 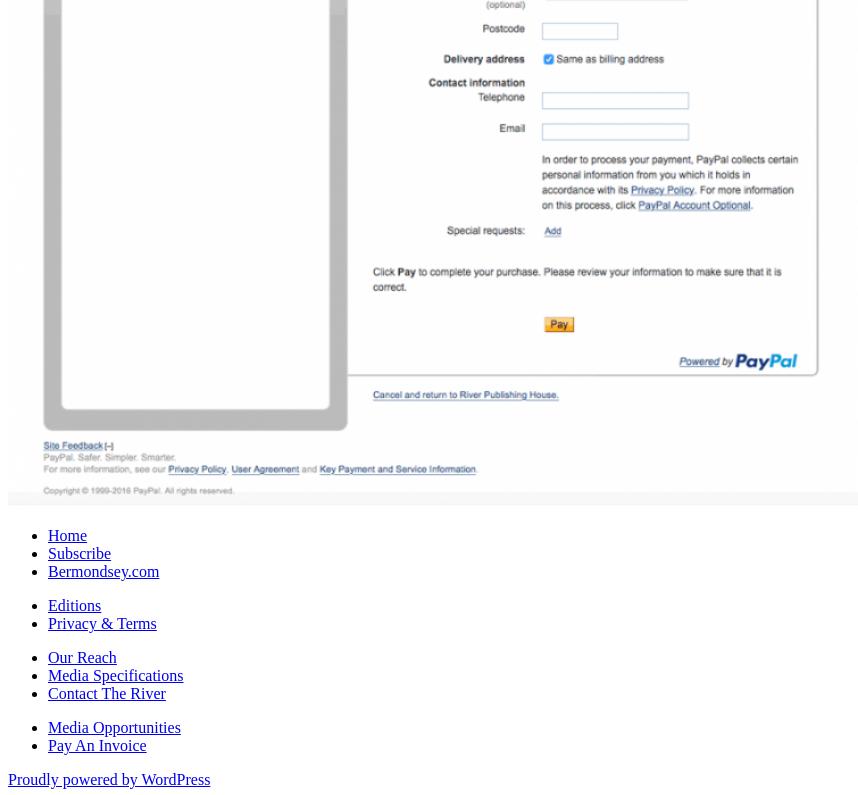 What do you see at coordinates (66, 533) in the screenshot?
I see `'Home'` at bounding box center [66, 533].